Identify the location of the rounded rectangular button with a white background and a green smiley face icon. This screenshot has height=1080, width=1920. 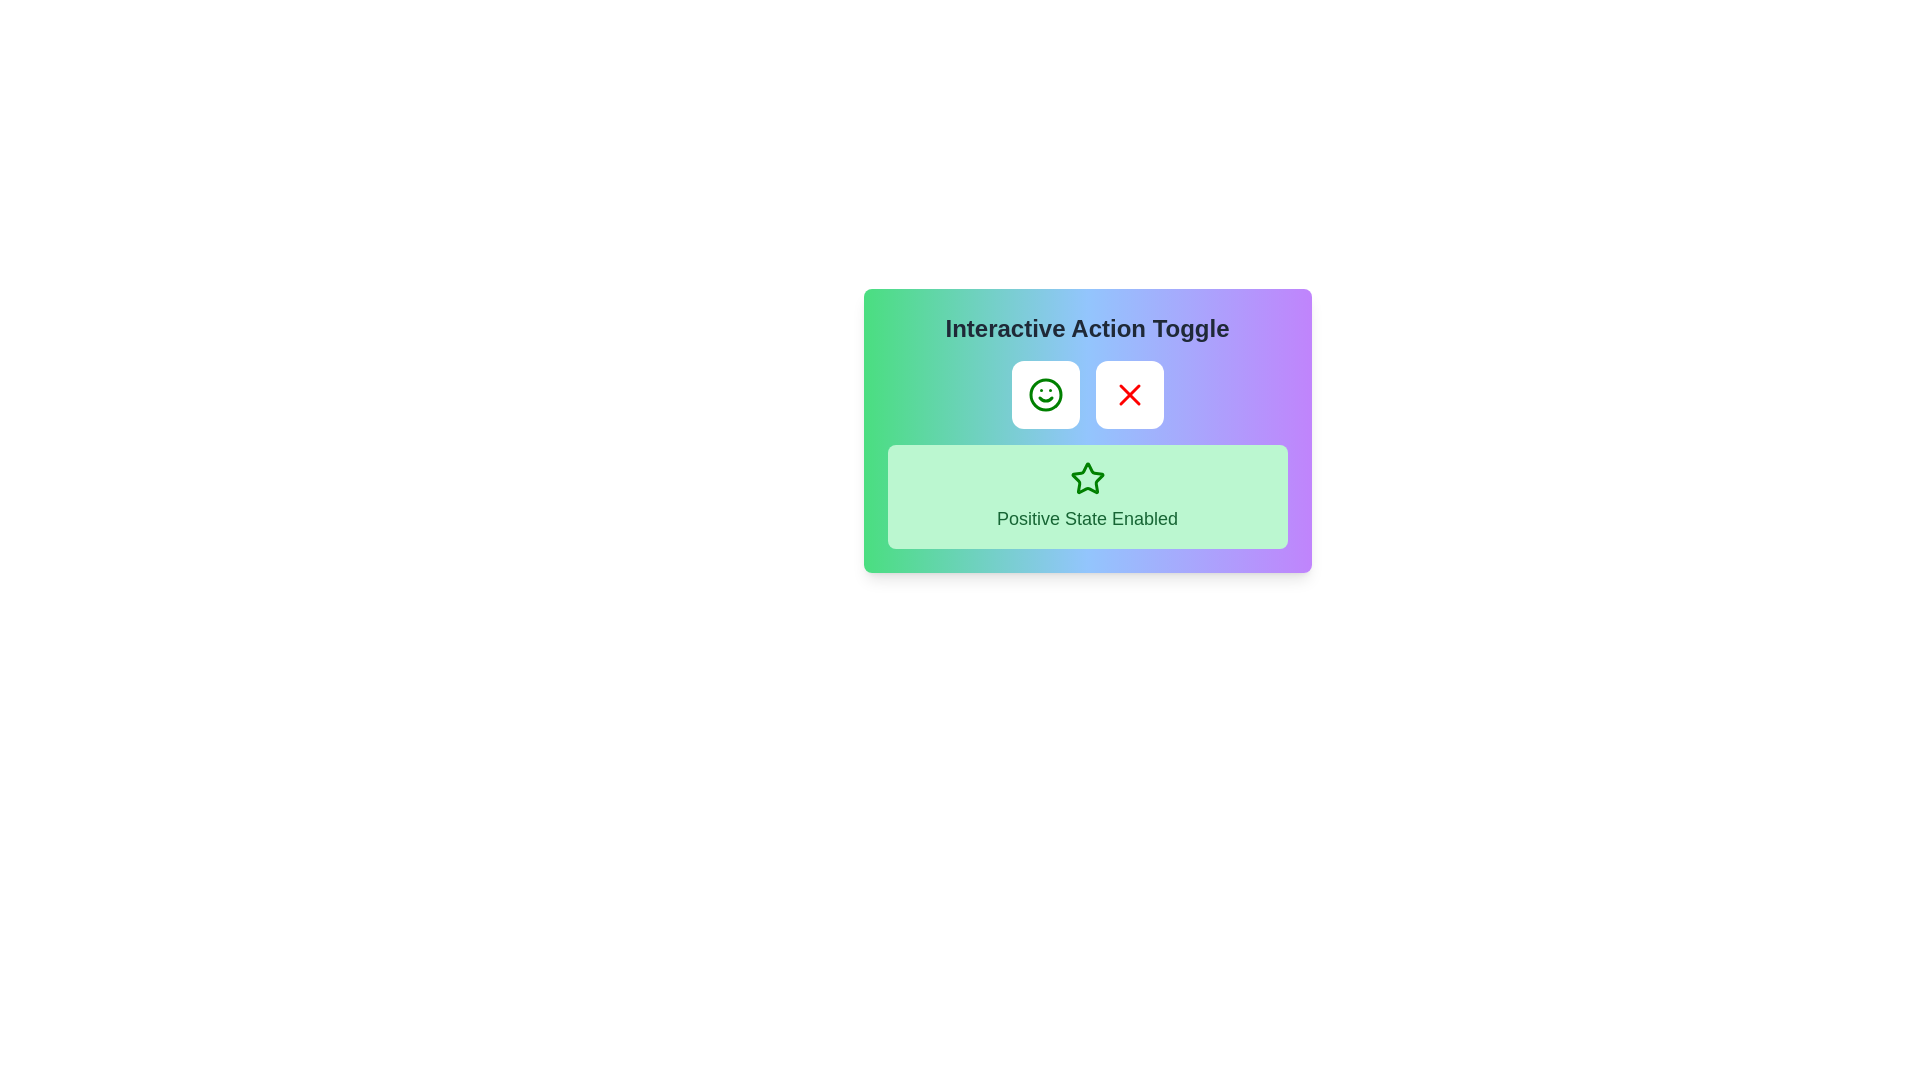
(1044, 394).